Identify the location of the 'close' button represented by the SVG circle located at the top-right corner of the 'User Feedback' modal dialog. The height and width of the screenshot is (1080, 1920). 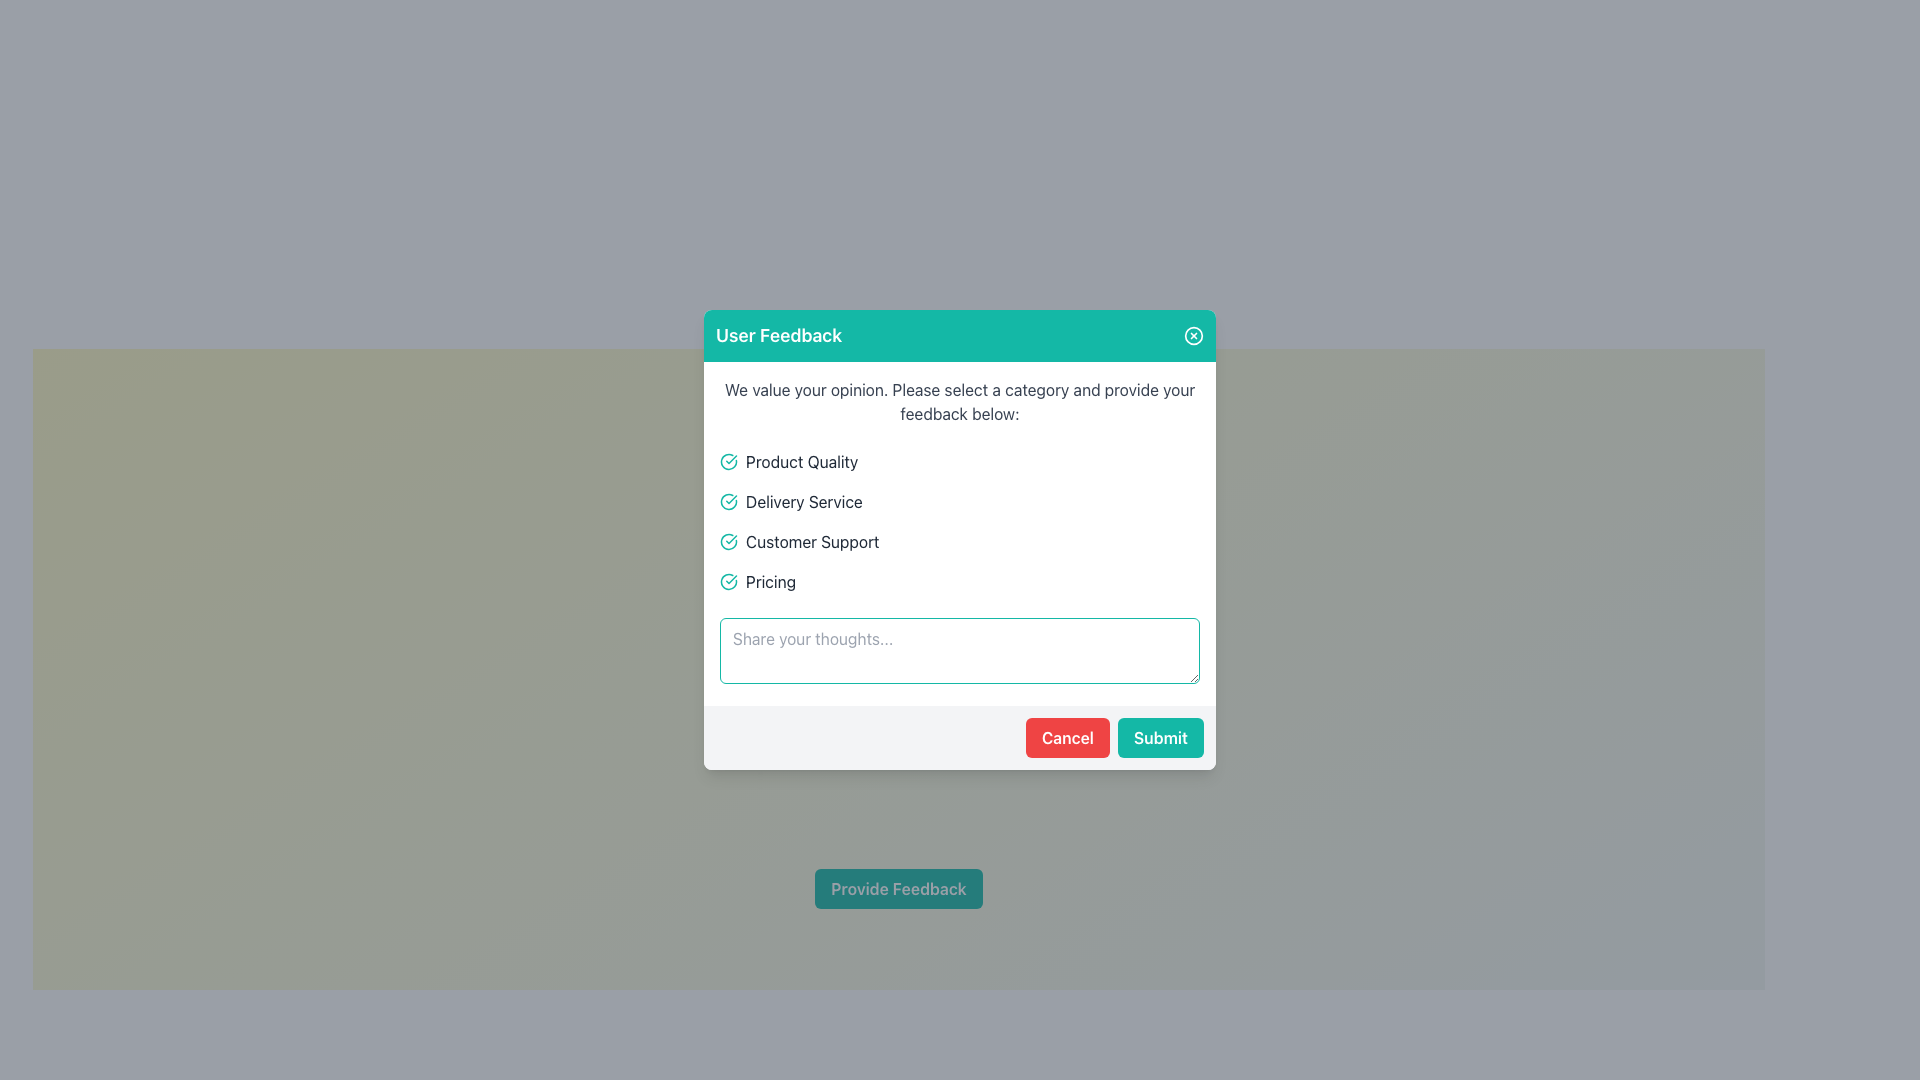
(1194, 334).